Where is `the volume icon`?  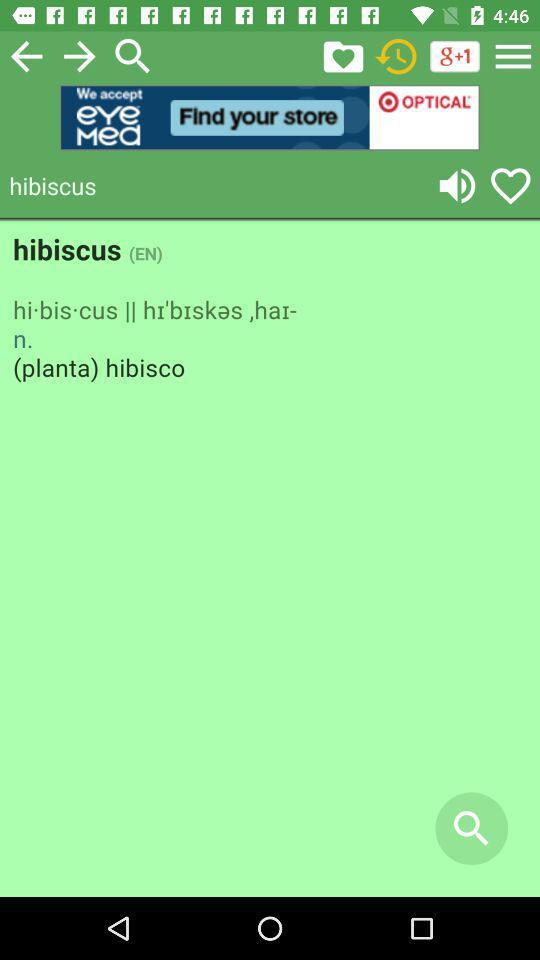 the volume icon is located at coordinates (457, 185).